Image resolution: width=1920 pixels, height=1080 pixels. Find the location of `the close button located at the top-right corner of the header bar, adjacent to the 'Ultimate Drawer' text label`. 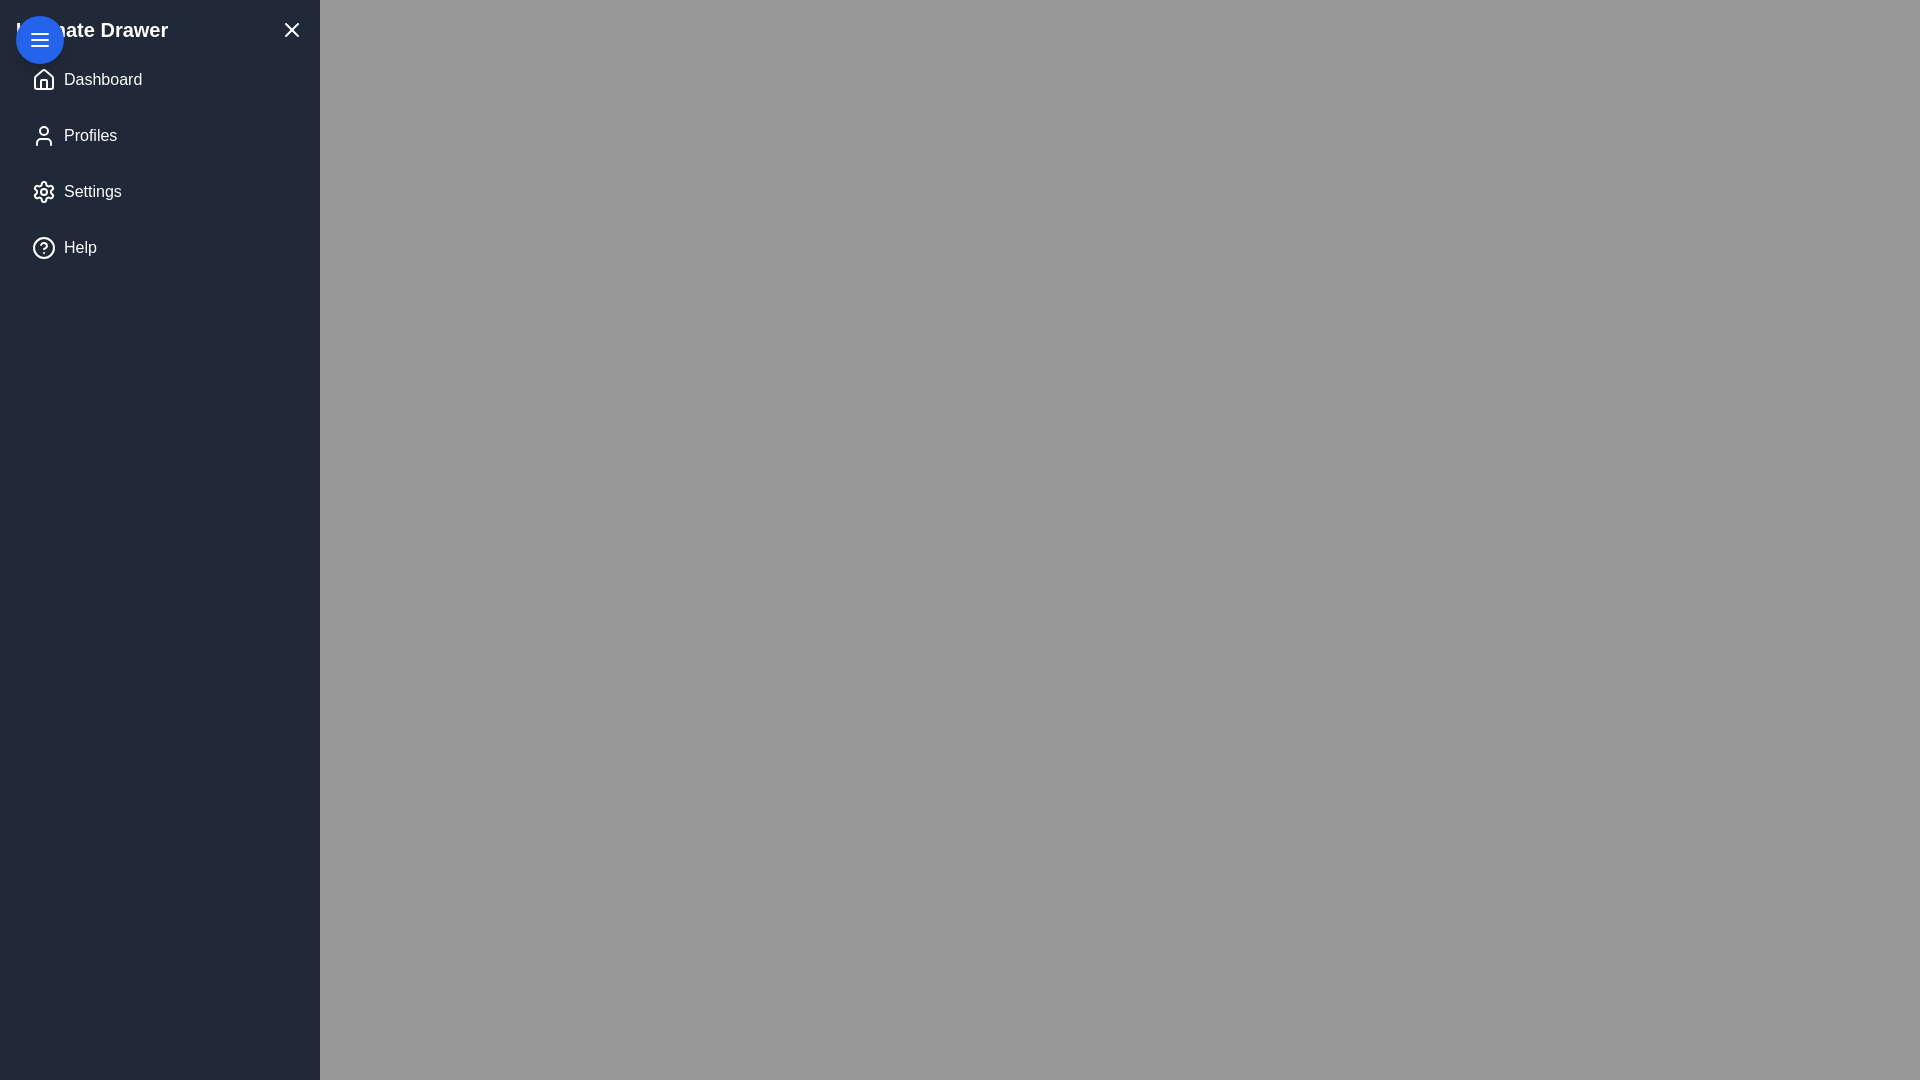

the close button located at the top-right corner of the header bar, adjacent to the 'Ultimate Drawer' text label is located at coordinates (291, 30).